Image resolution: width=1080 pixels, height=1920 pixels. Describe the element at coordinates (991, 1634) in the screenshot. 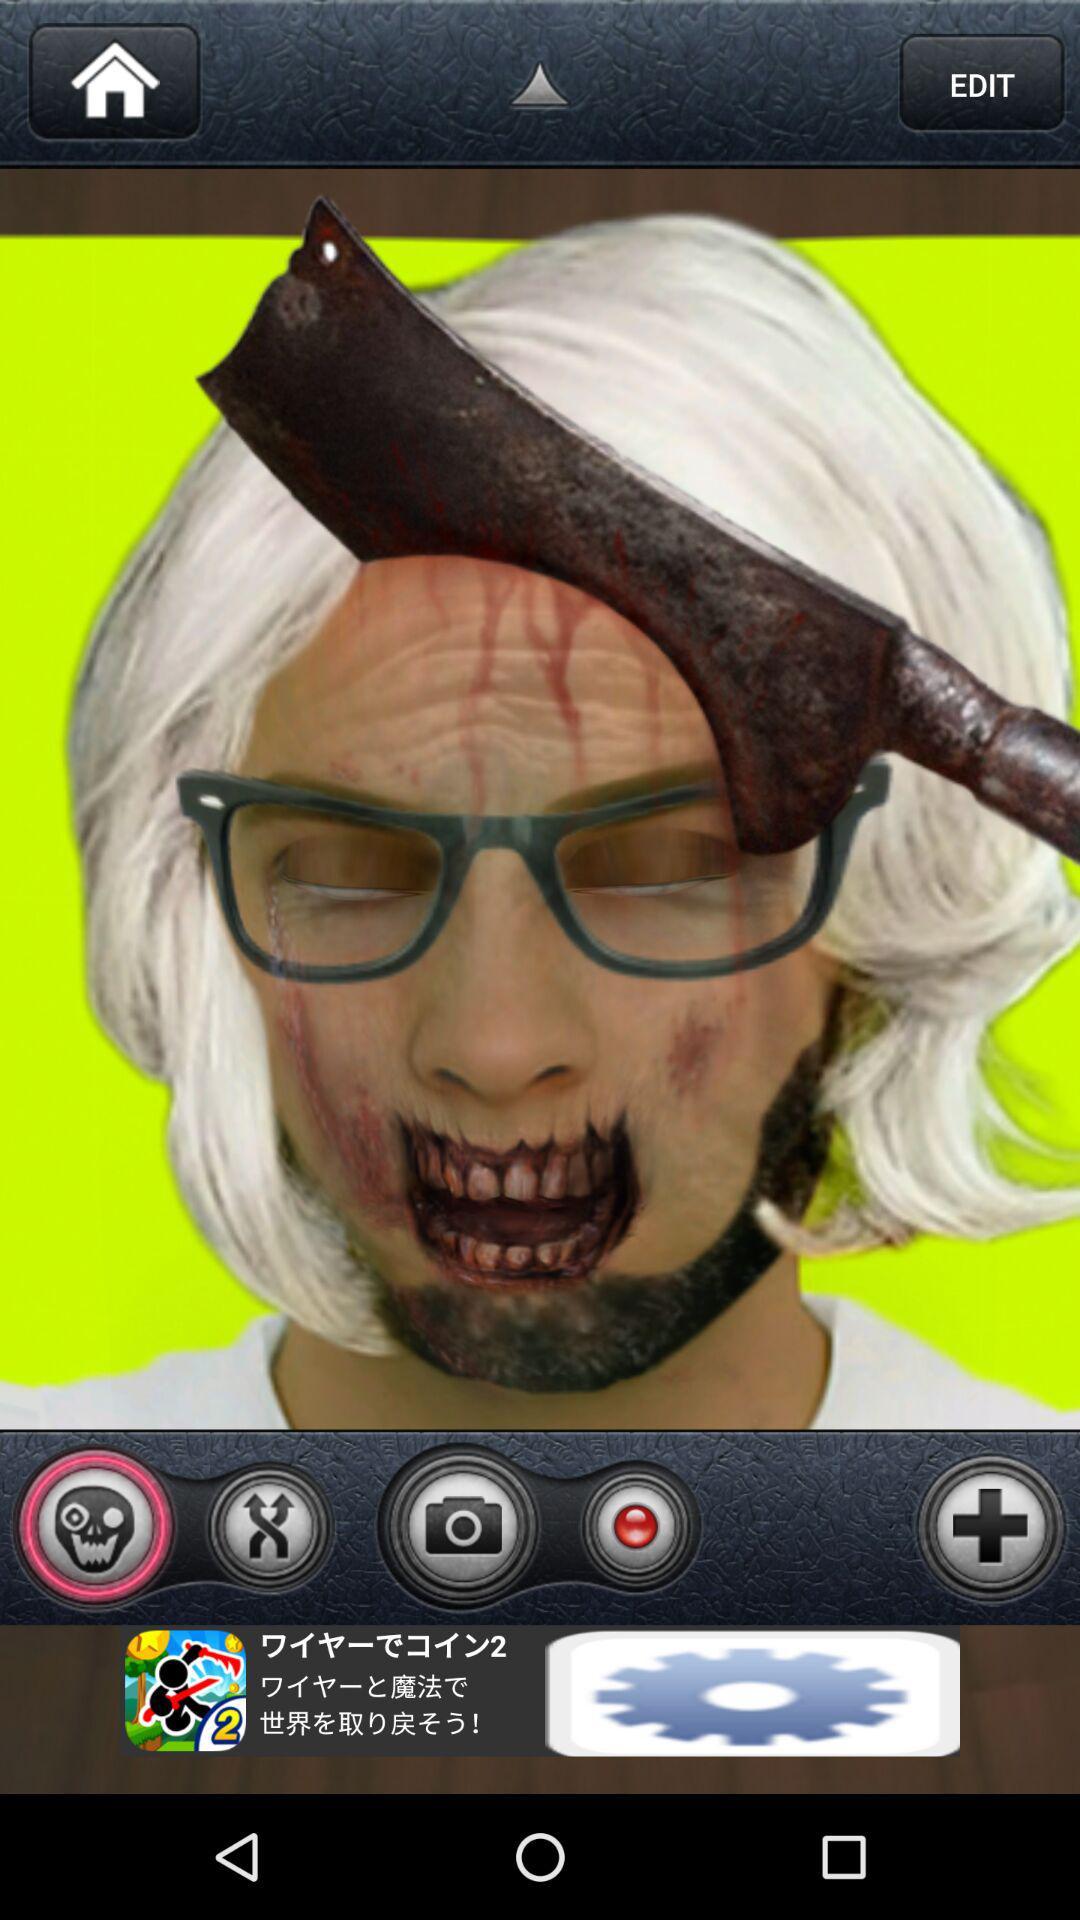

I see `the add icon` at that location.